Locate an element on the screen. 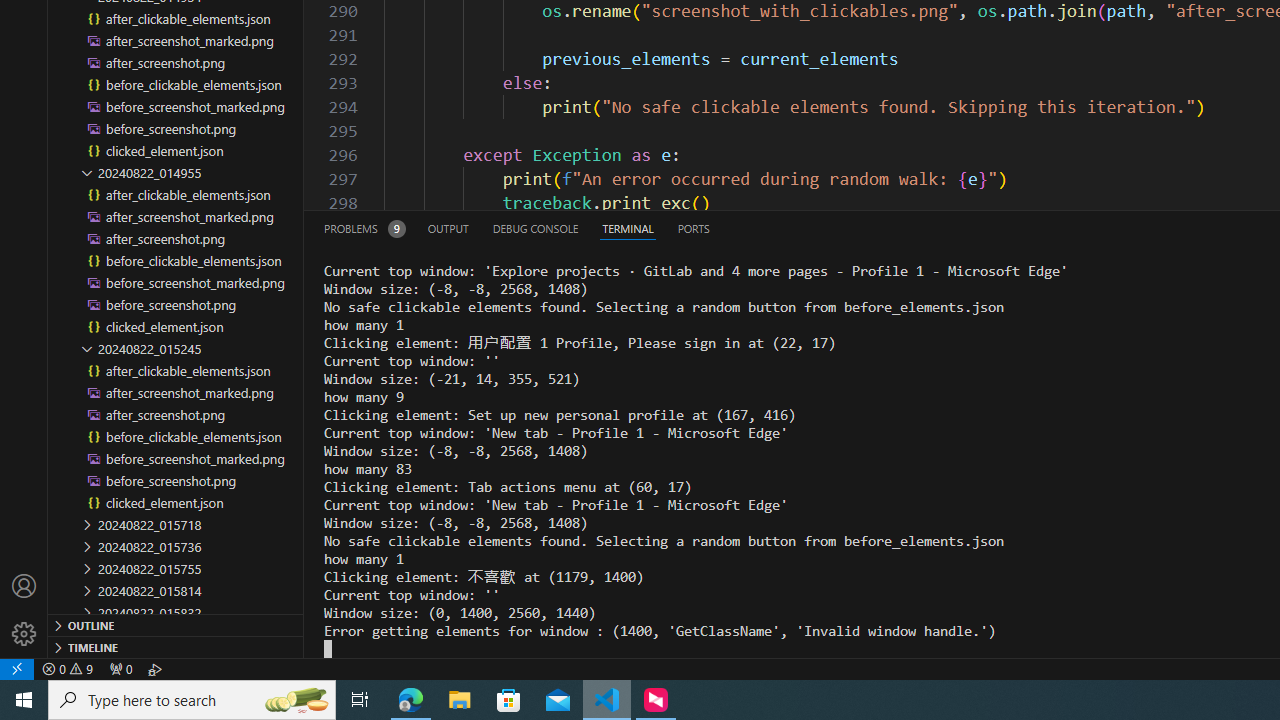 Image resolution: width=1280 pixels, height=720 pixels. 'remote' is located at coordinates (17, 668).